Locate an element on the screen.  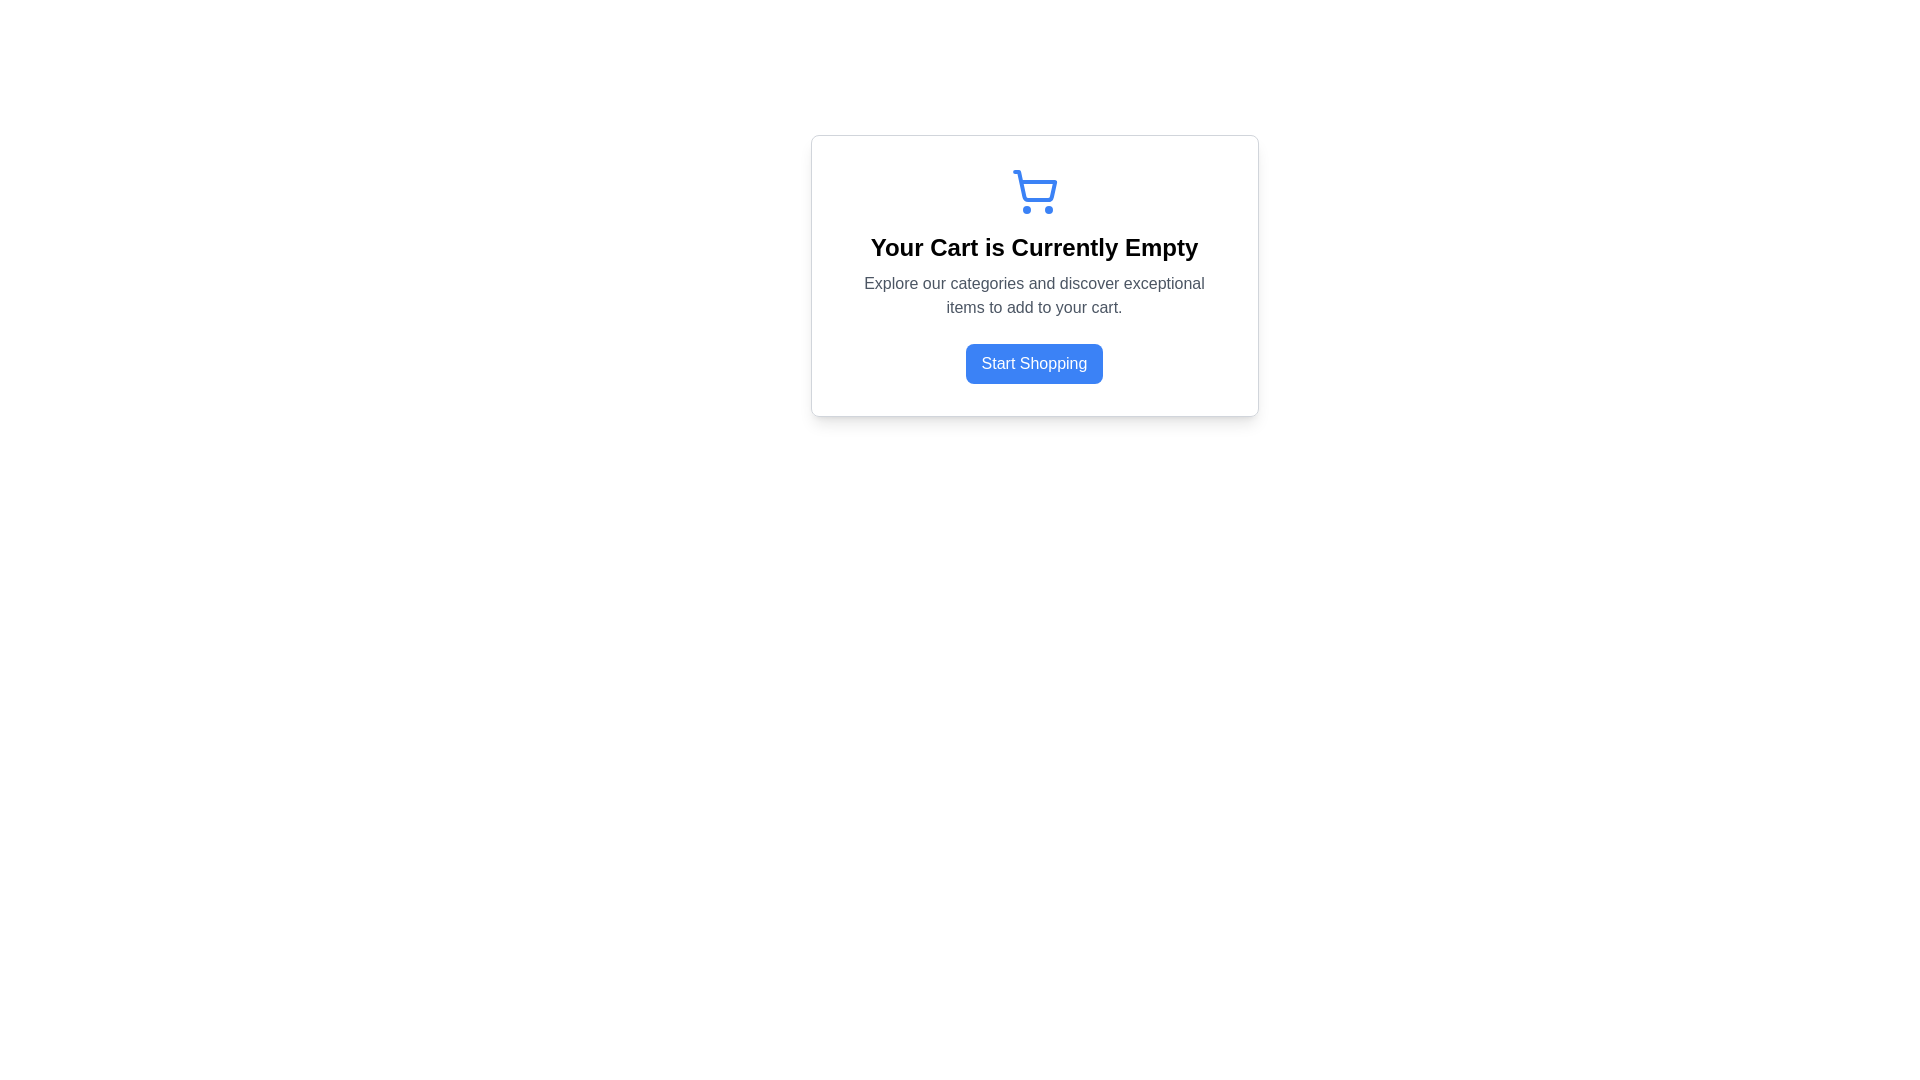
the prominent 'Start Shopping' button with a bold blue background is located at coordinates (1034, 363).